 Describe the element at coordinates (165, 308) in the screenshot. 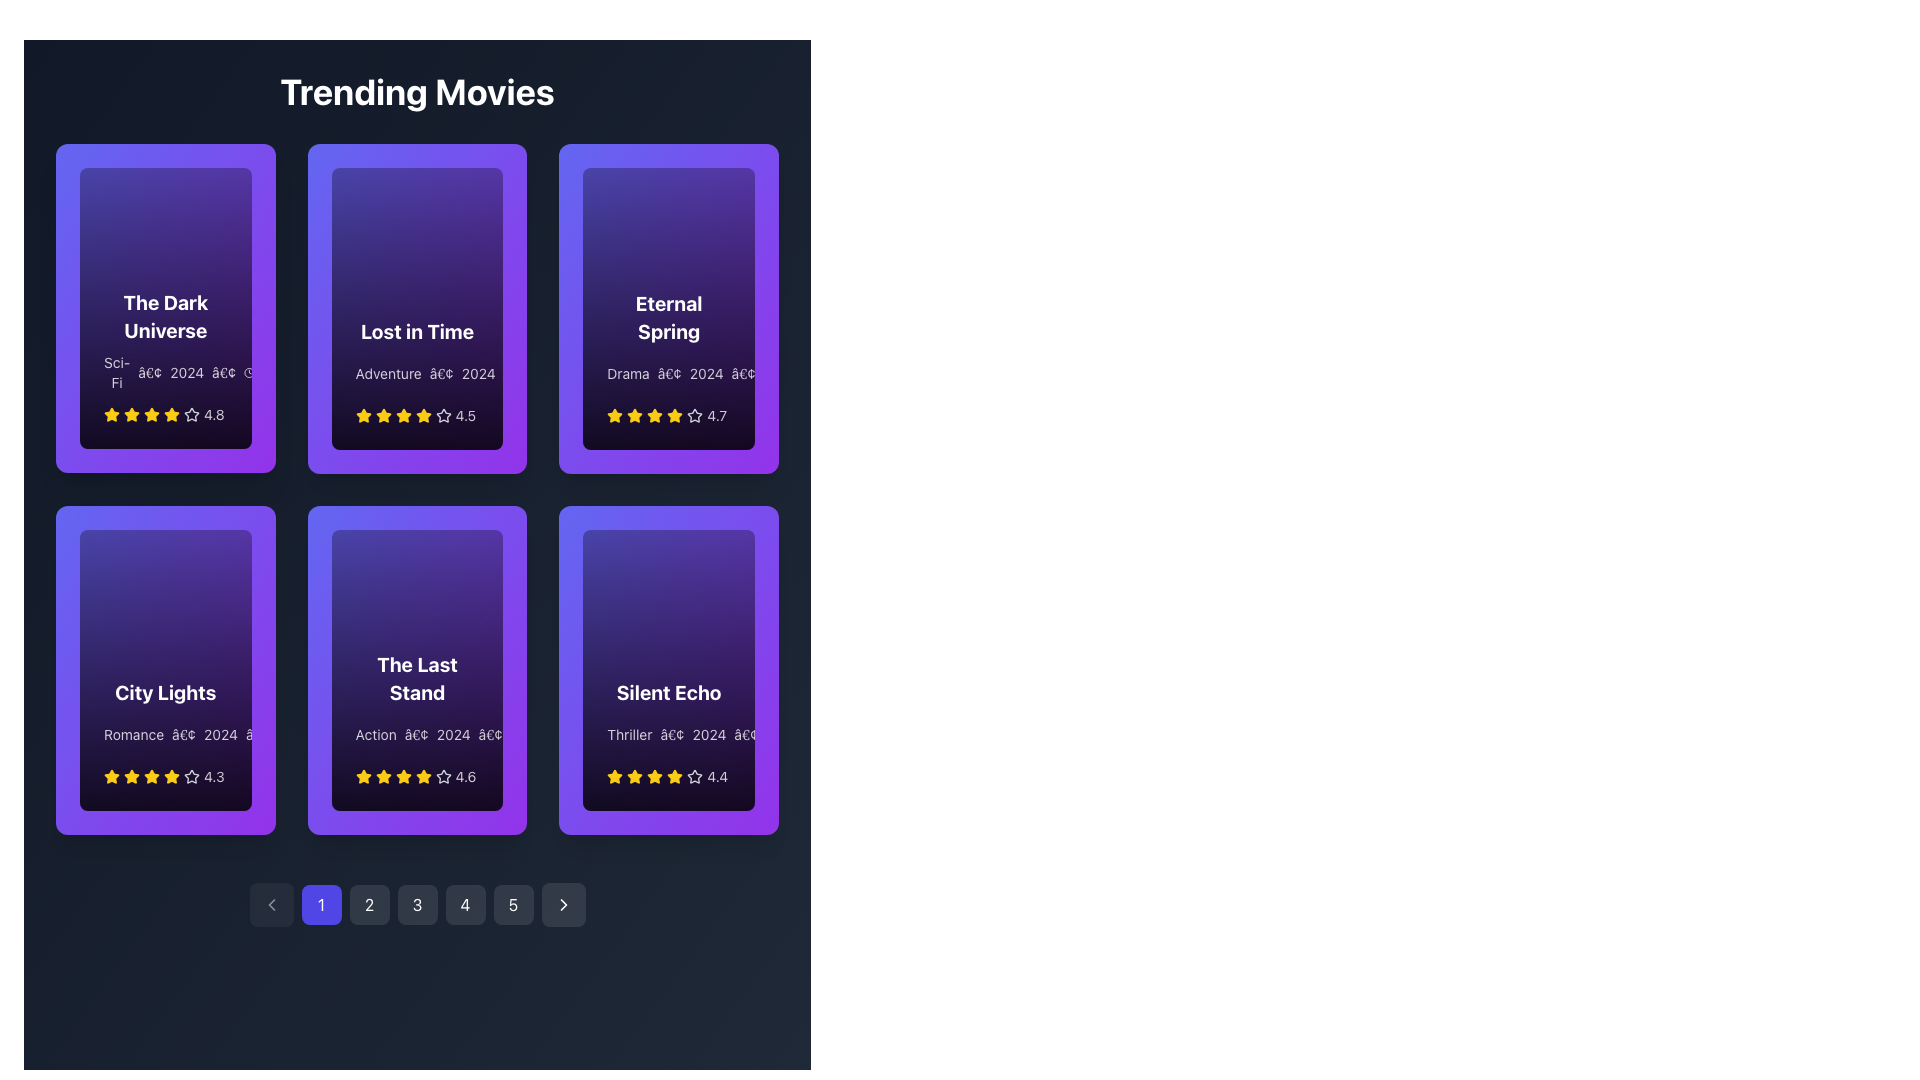

I see `the movie card located in the first row and first column of the grid layout` at that location.